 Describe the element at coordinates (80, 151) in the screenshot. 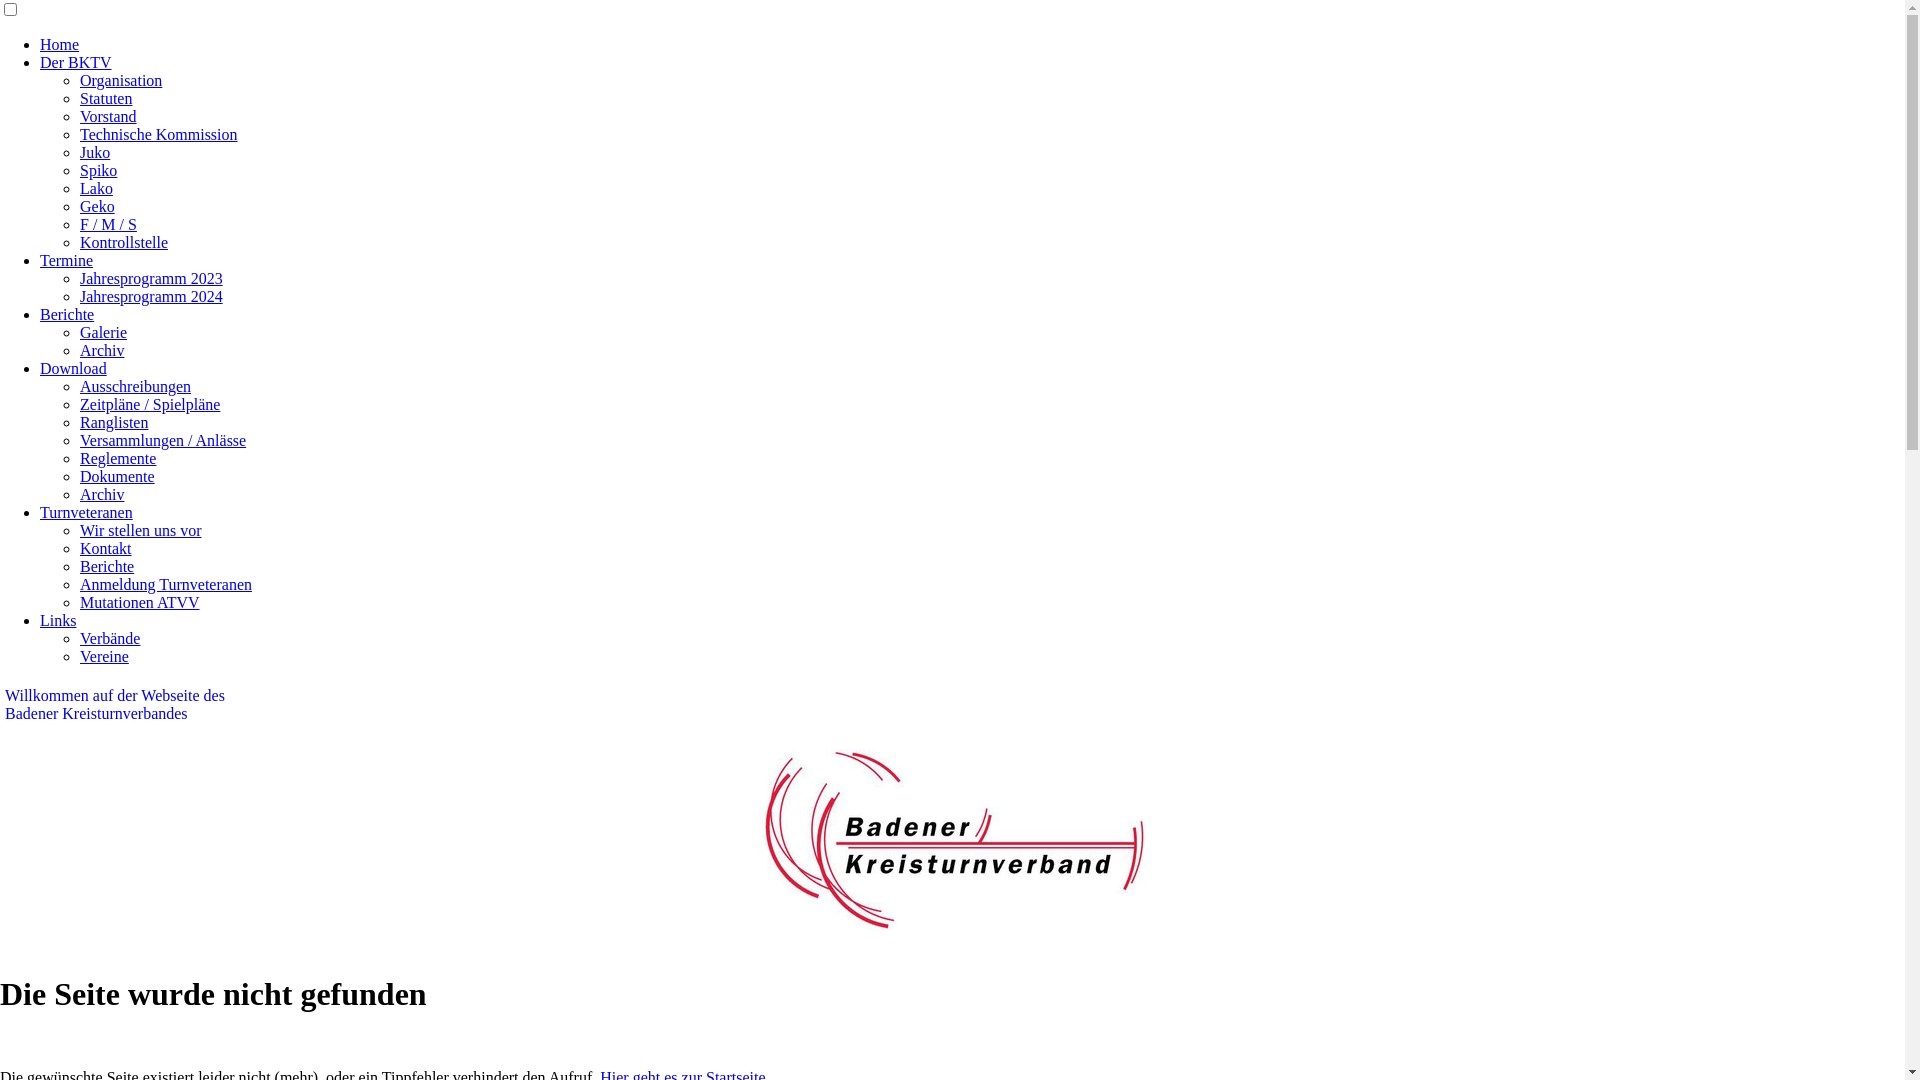

I see `'Juko'` at that location.